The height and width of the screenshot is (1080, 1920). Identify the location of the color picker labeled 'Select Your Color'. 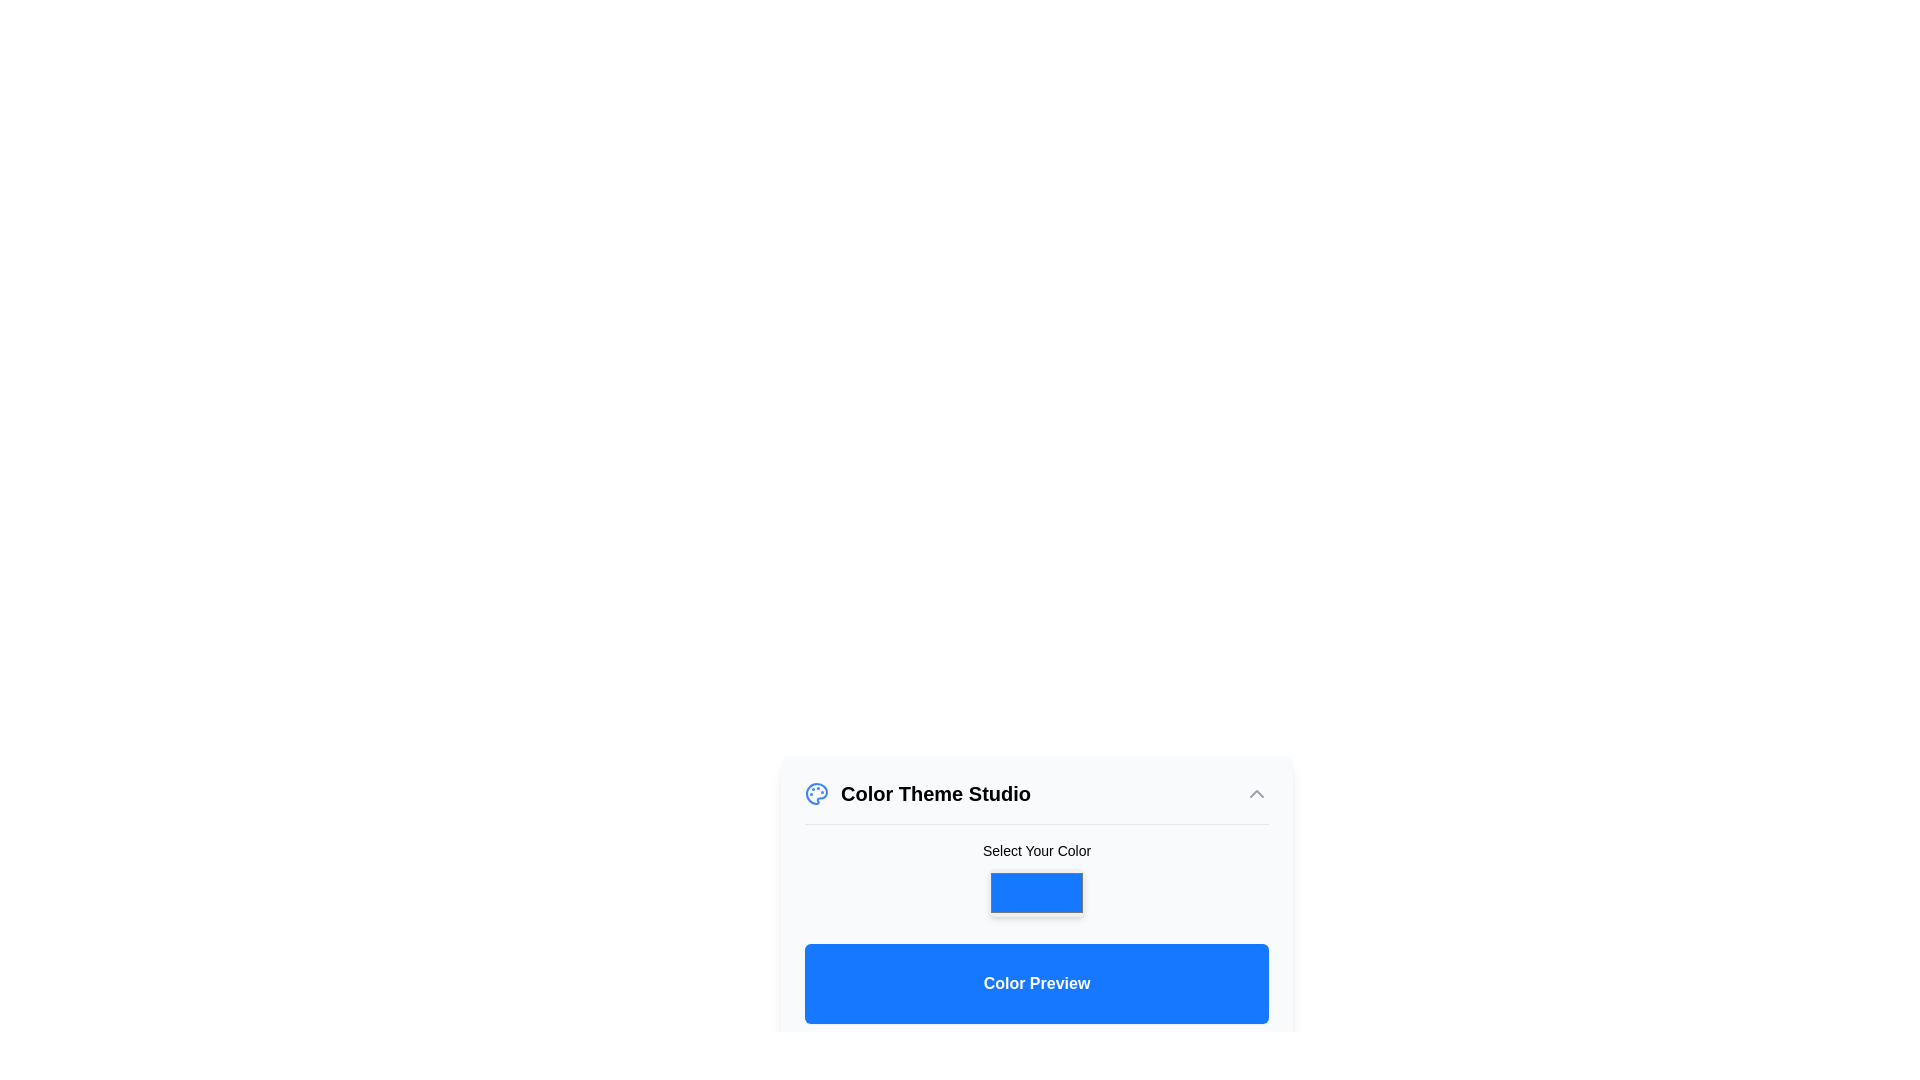
(1036, 879).